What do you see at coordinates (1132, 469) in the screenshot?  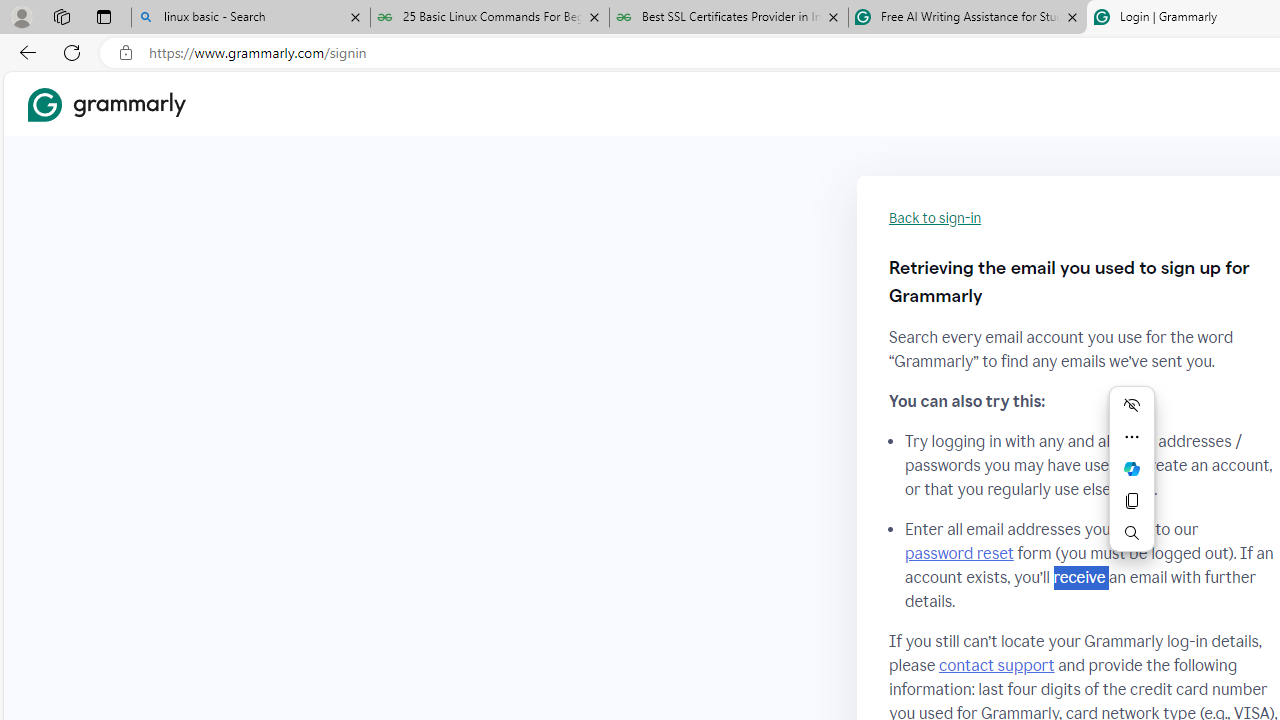 I see `'Ask Copilot'` at bounding box center [1132, 469].